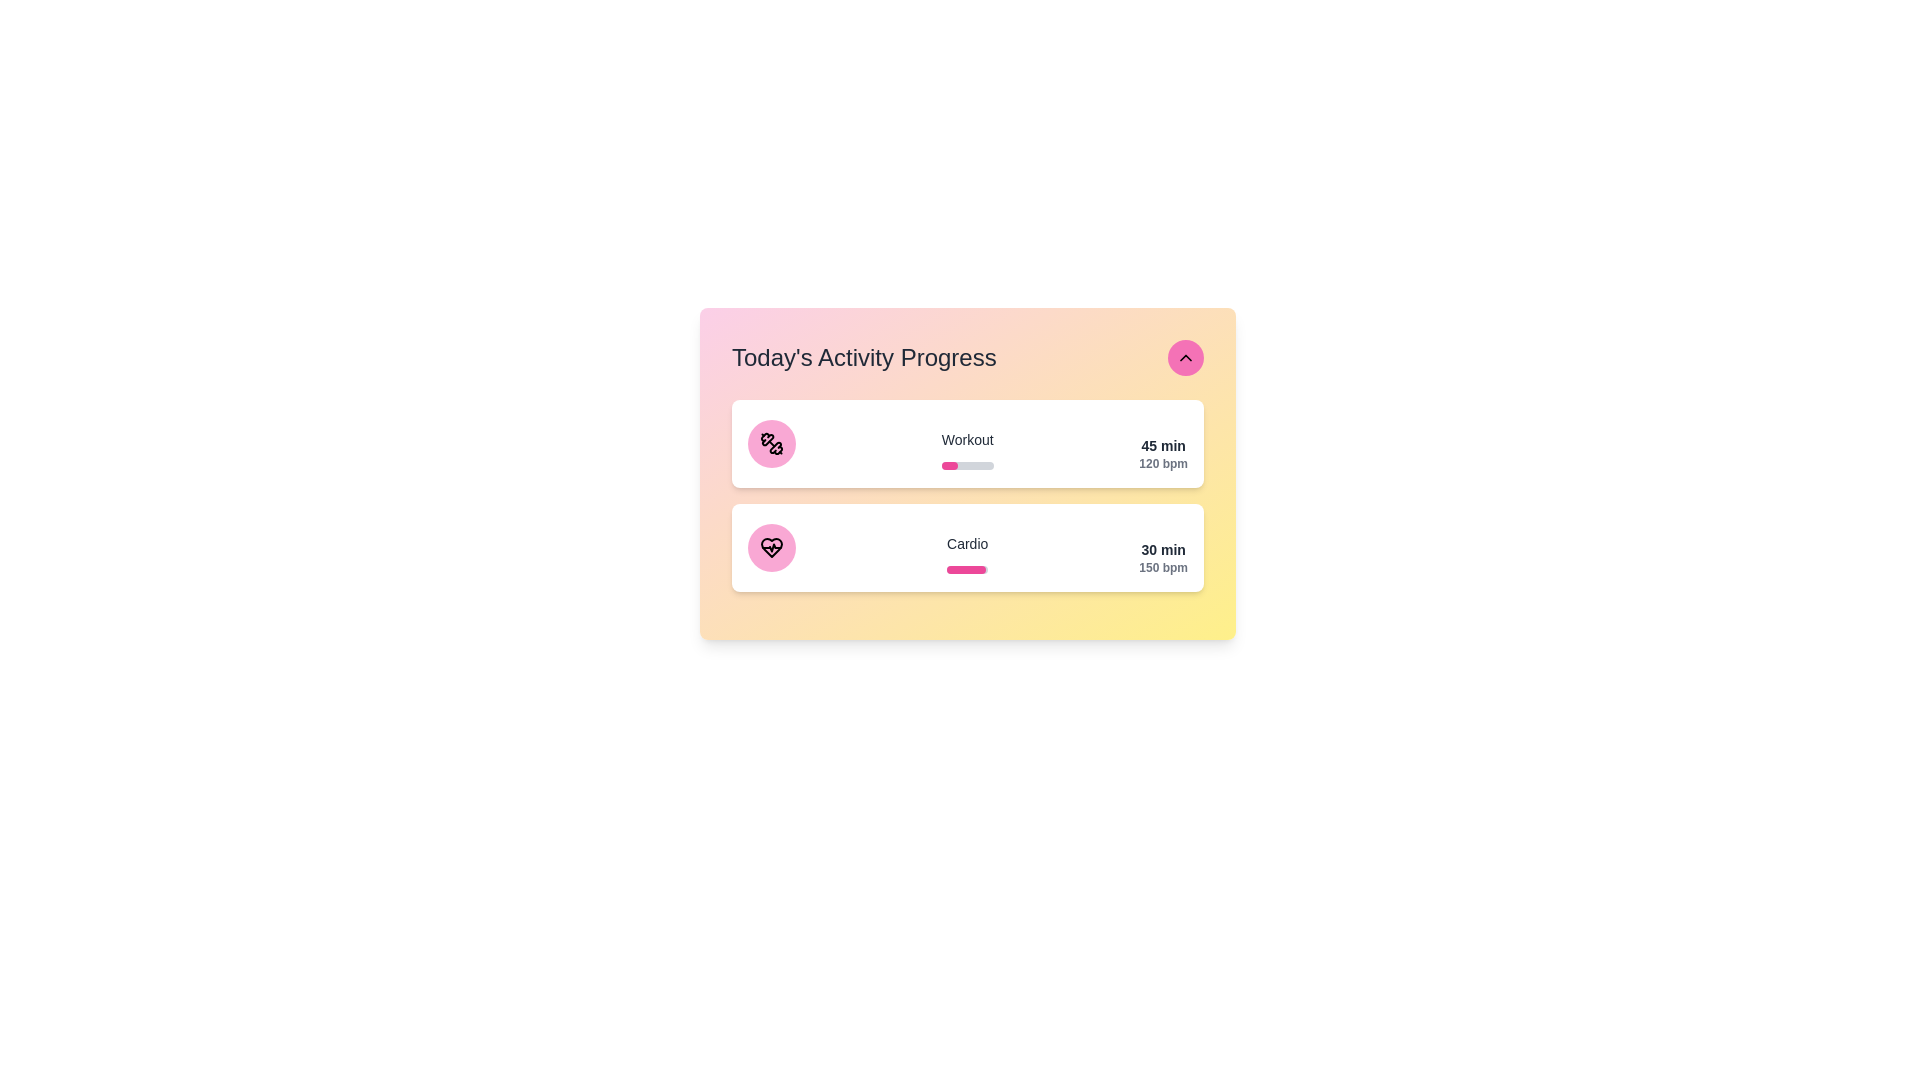 The width and height of the screenshot is (1920, 1080). Describe the element at coordinates (966, 570) in the screenshot. I see `the Progress bar segment that visually represents the completion level for the 'Cardio' activity, located in the lower section of the 'Today's Activity Progress' module` at that location.